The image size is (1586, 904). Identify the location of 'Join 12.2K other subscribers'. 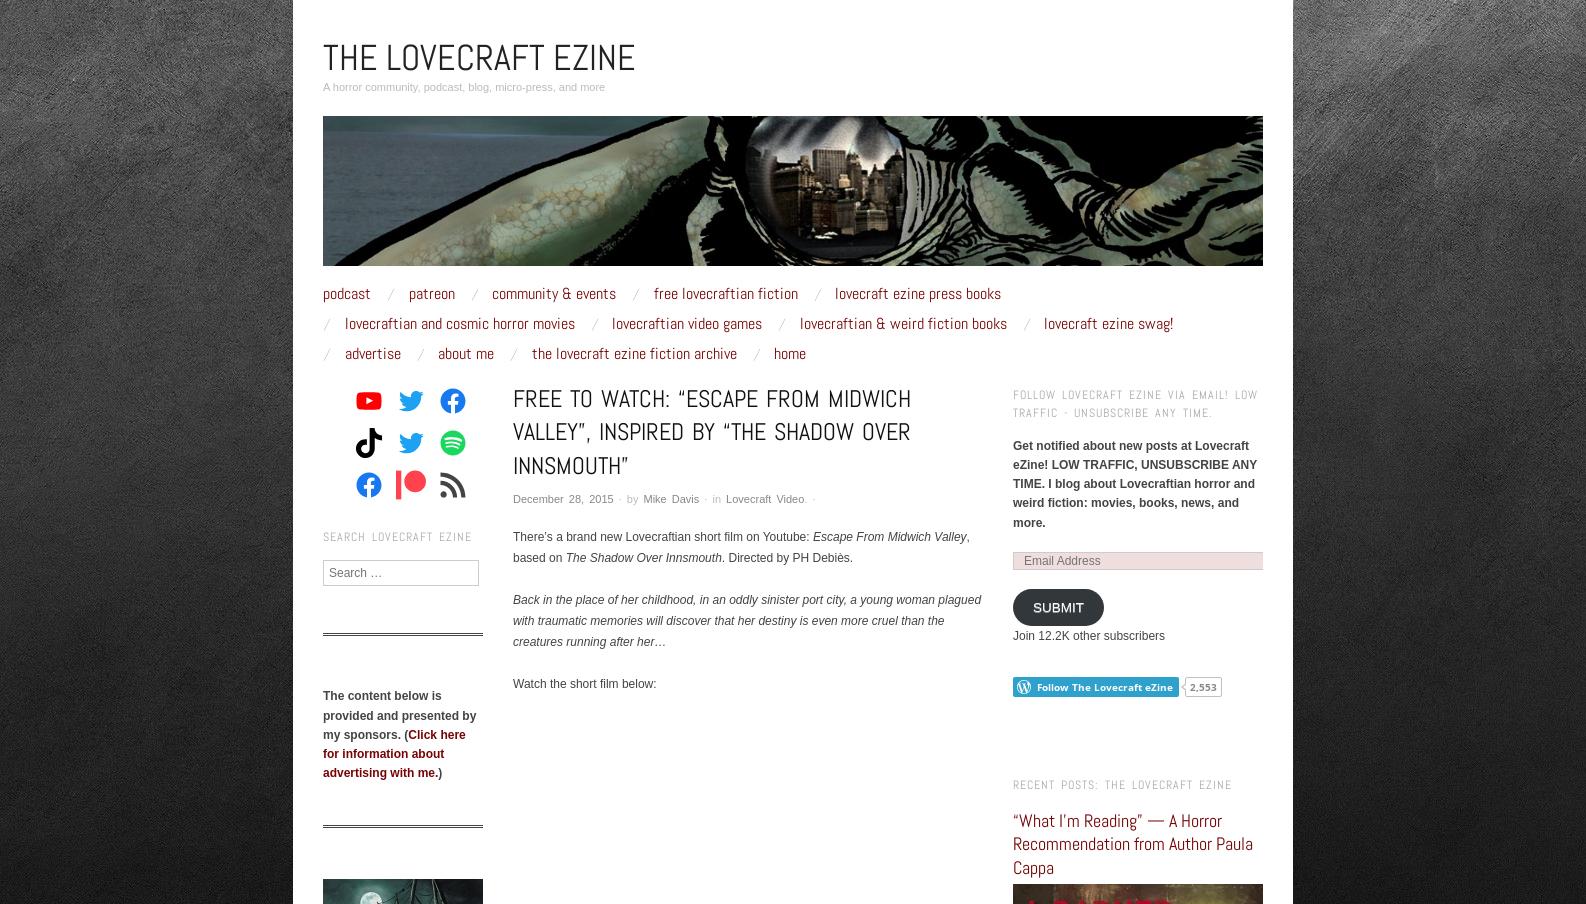
(1012, 635).